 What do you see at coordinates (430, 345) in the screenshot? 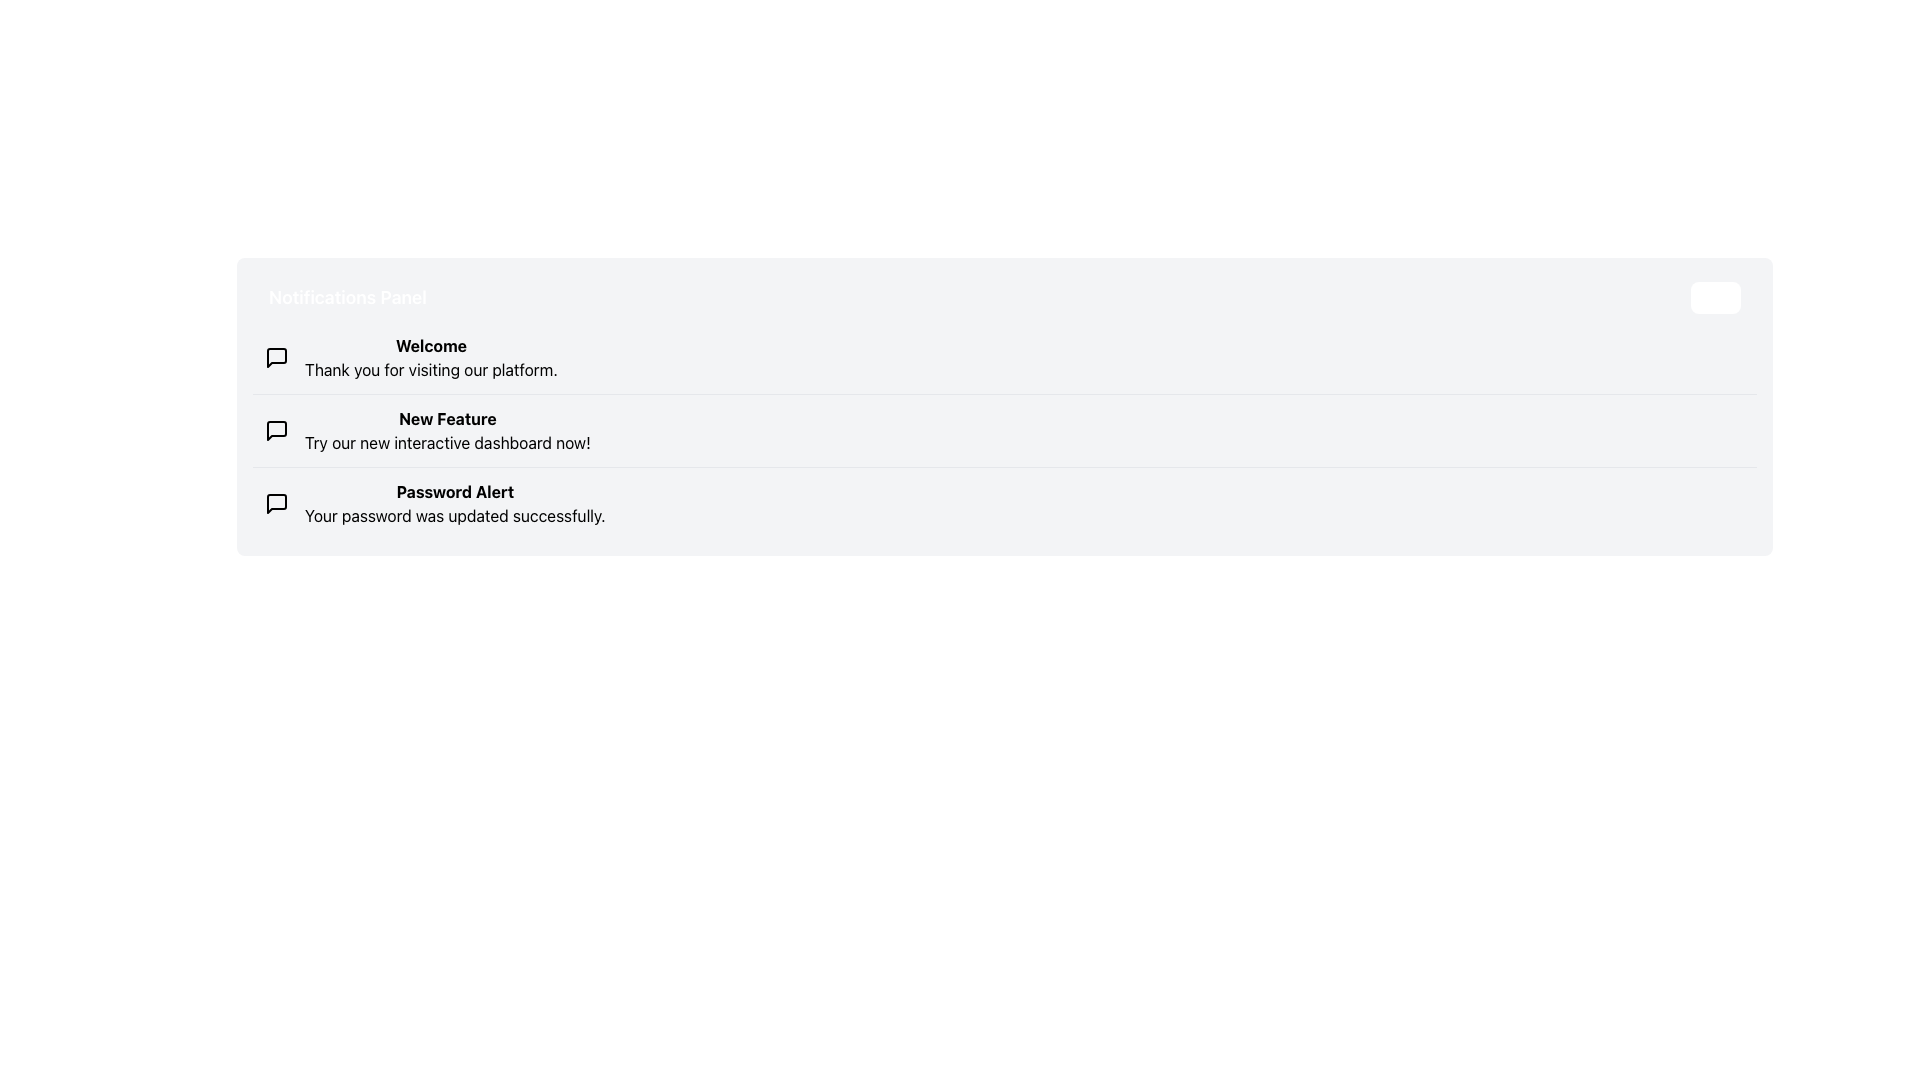
I see `text from the Text Label which serves as the title for the notification message, located at the top of the notifications area` at bounding box center [430, 345].